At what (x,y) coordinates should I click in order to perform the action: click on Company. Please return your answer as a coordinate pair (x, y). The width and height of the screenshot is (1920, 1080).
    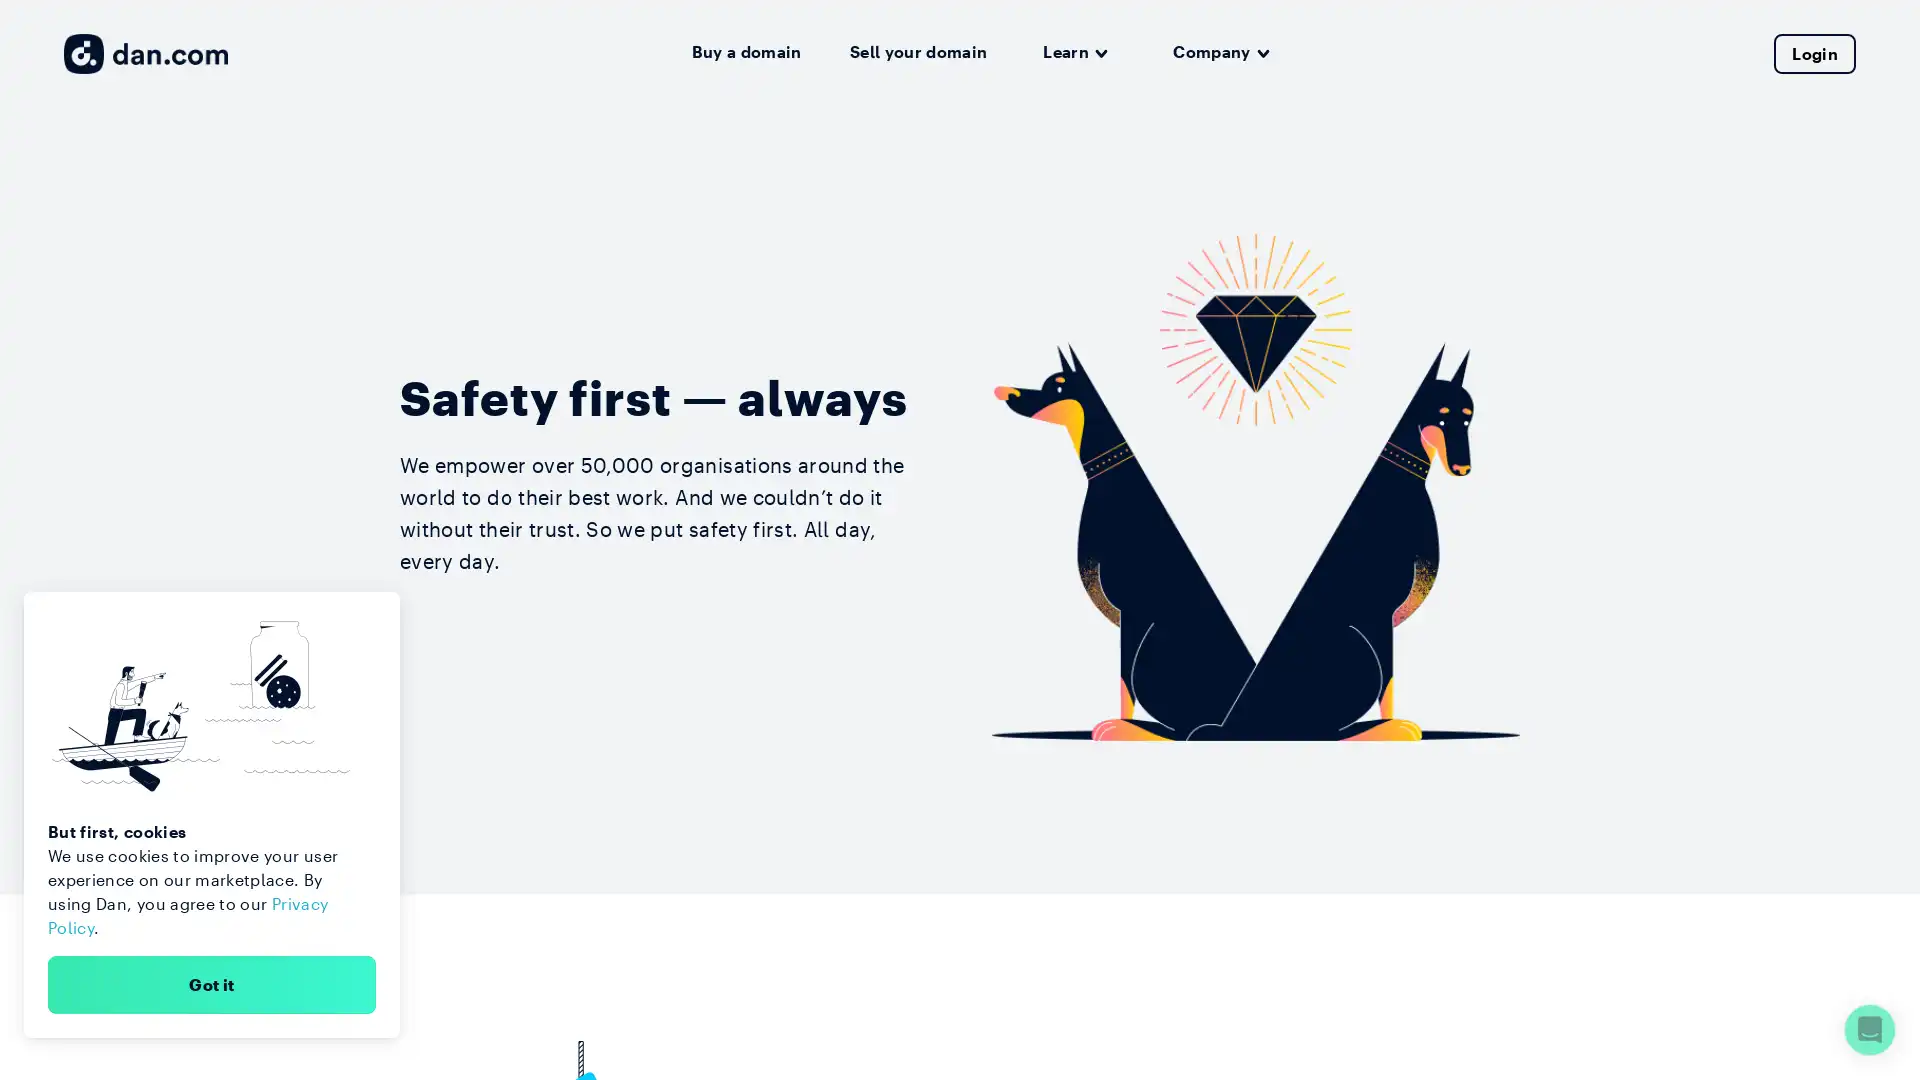
    Looking at the image, I should click on (1220, 52).